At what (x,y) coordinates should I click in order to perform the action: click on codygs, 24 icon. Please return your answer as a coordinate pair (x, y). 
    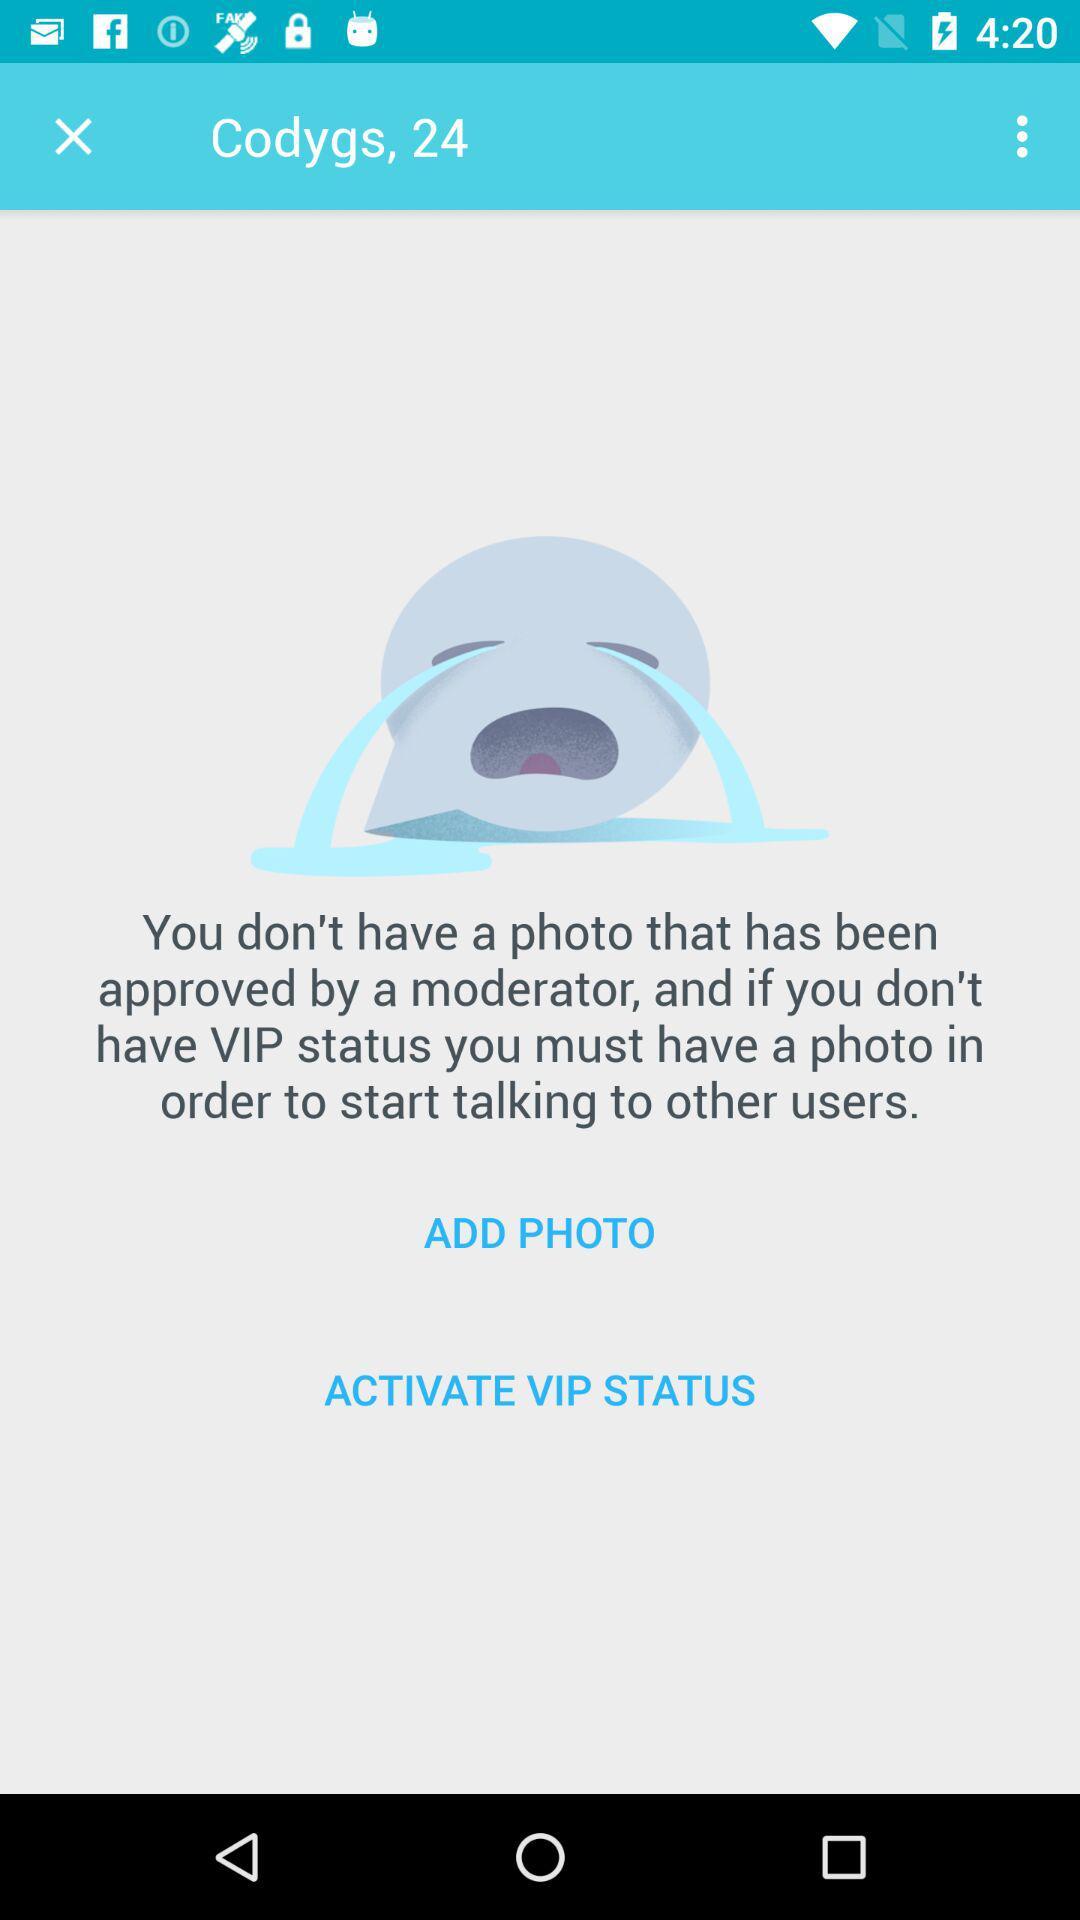
    Looking at the image, I should click on (338, 135).